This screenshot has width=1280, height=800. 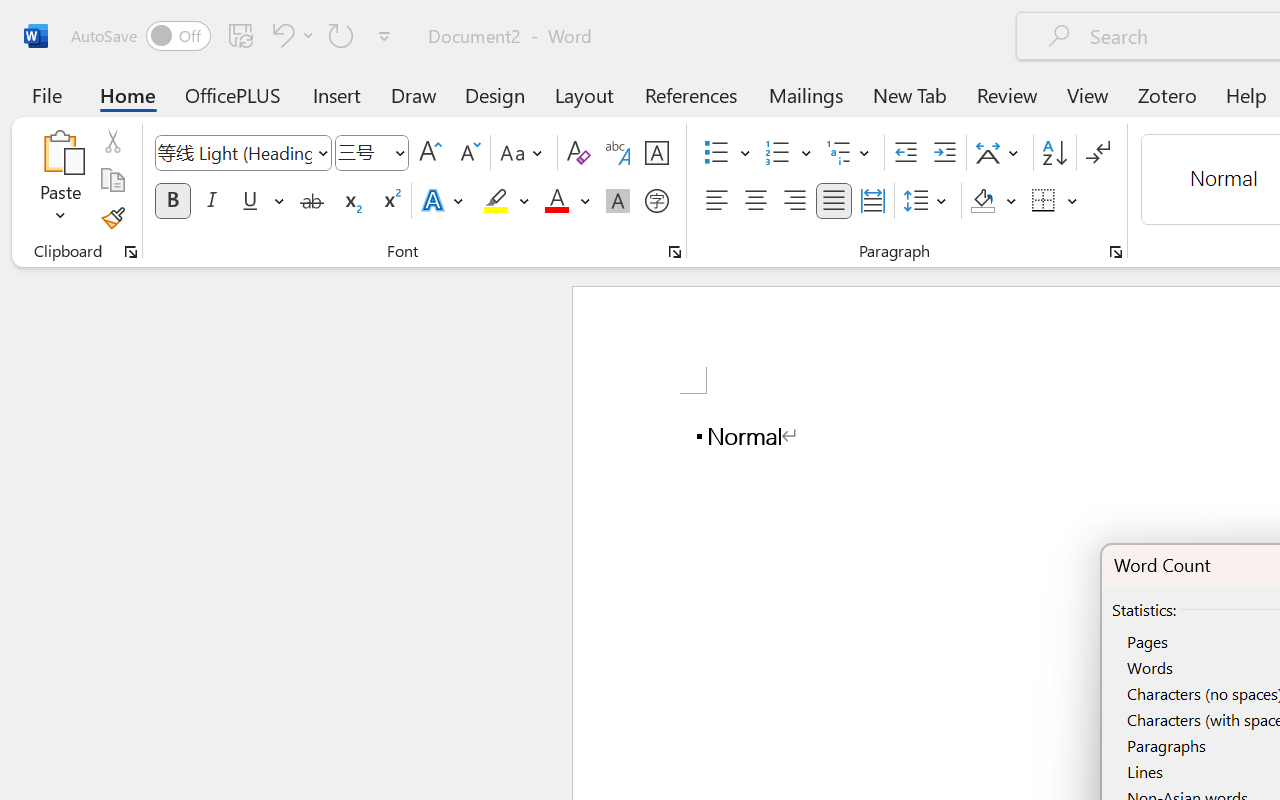 I want to click on 'Grow Font', so click(x=429, y=153).